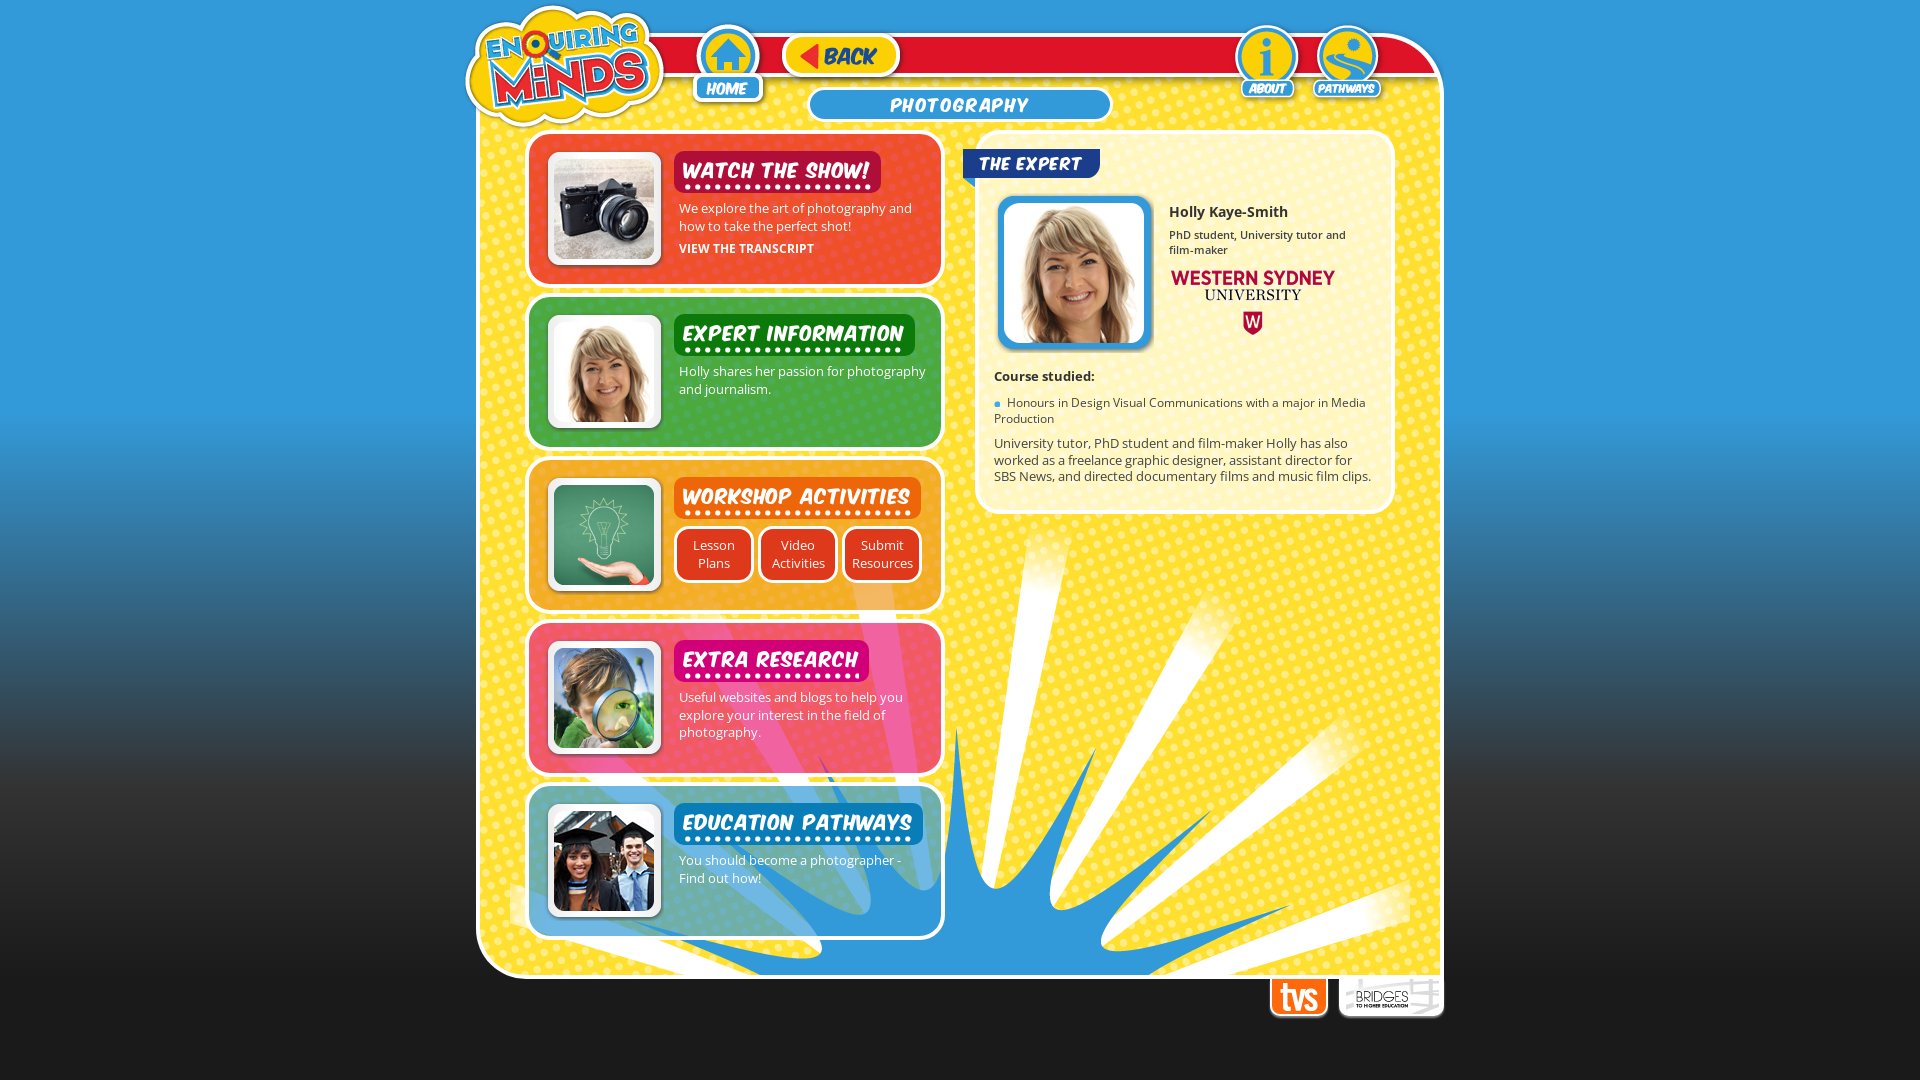  Describe the element at coordinates (673, 554) in the screenshot. I see `'Lesson` at that location.